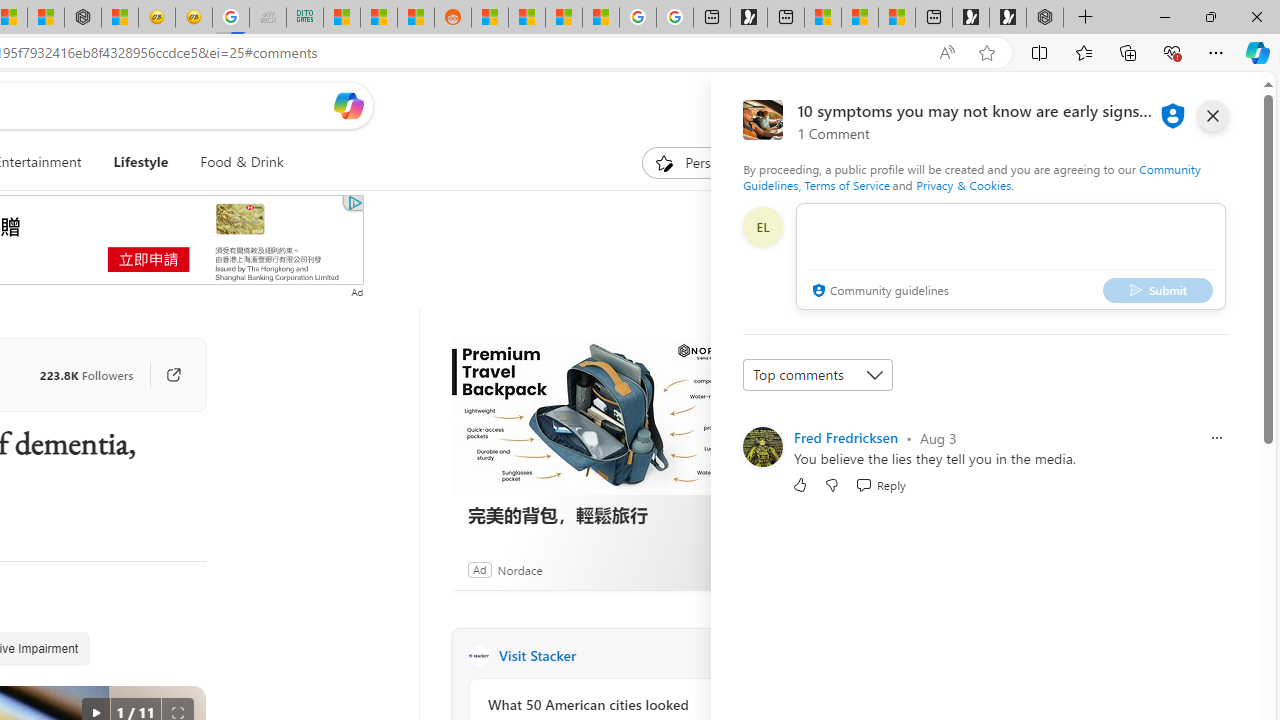 This screenshot has height=720, width=1280. Describe the element at coordinates (1158, 290) in the screenshot. I see `'Submit'` at that location.